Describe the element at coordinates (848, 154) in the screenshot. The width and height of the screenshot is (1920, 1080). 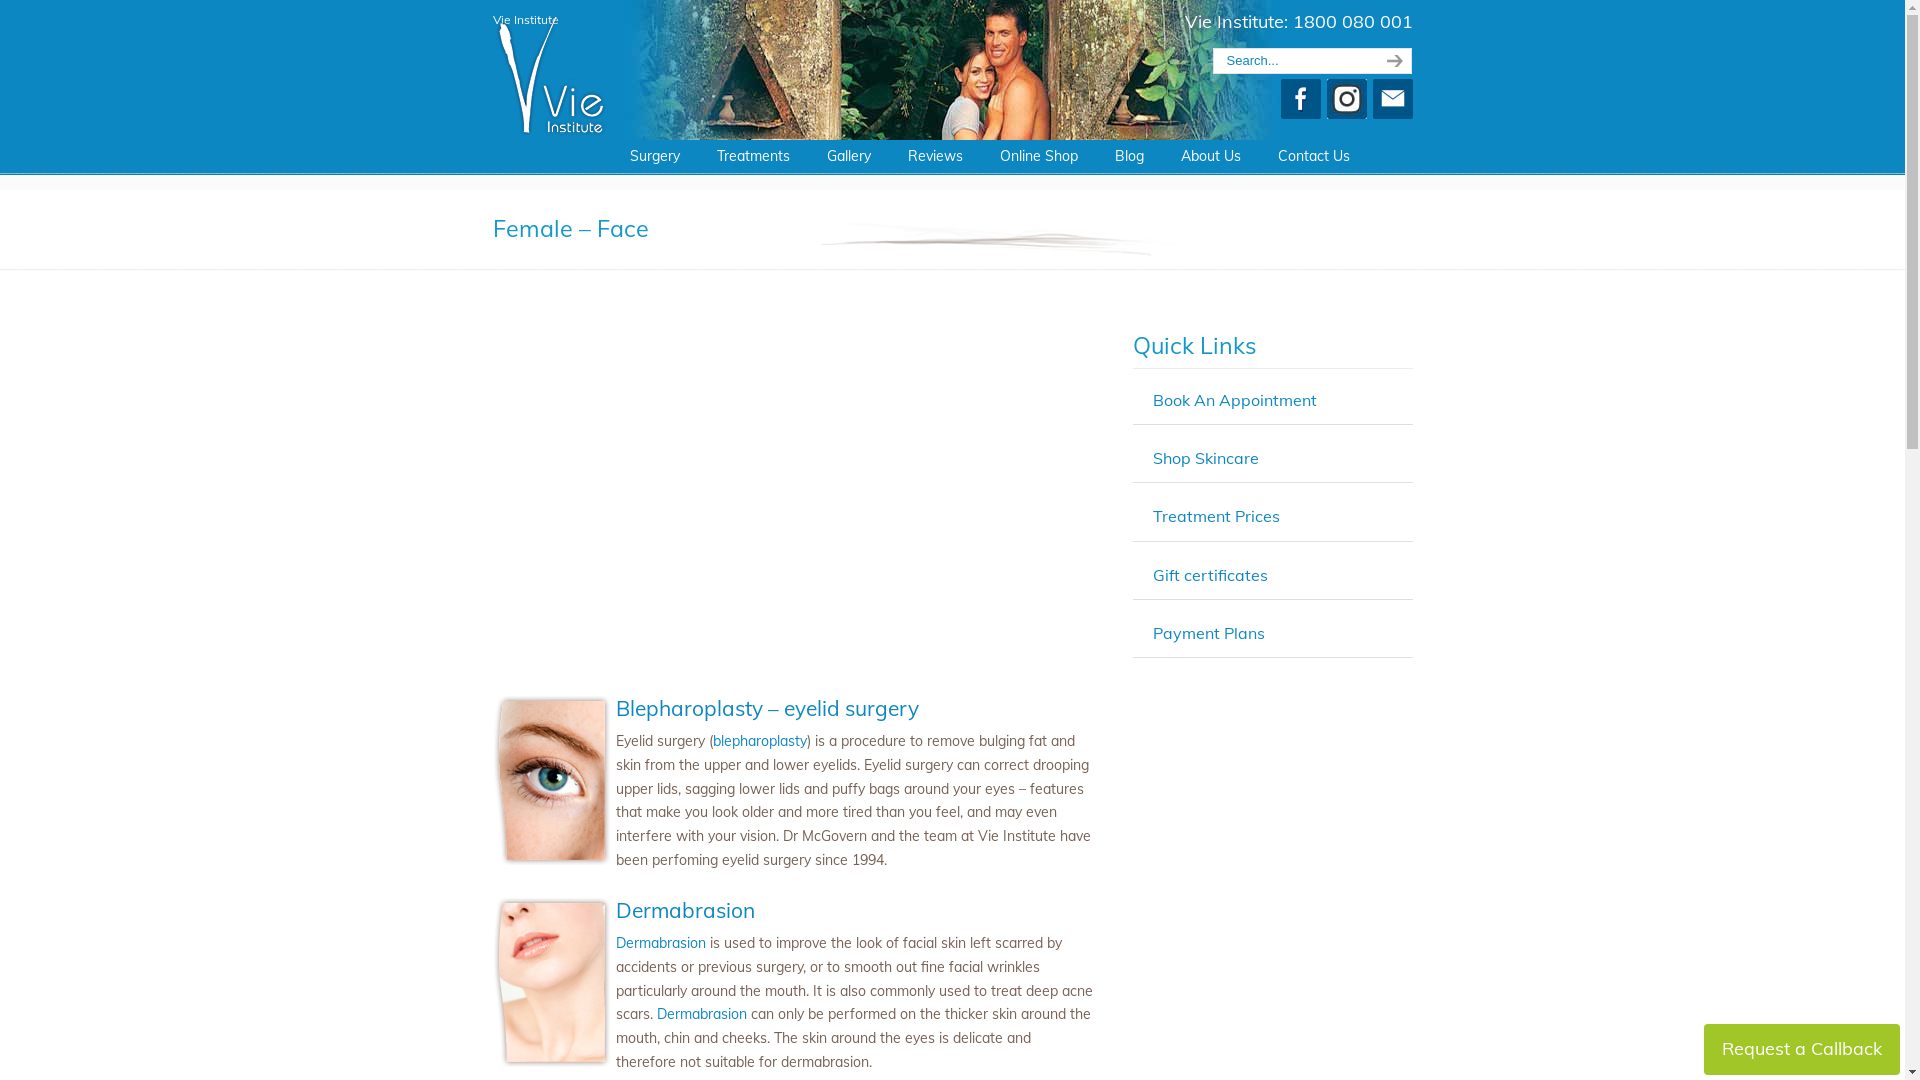
I see `'Gallery'` at that location.